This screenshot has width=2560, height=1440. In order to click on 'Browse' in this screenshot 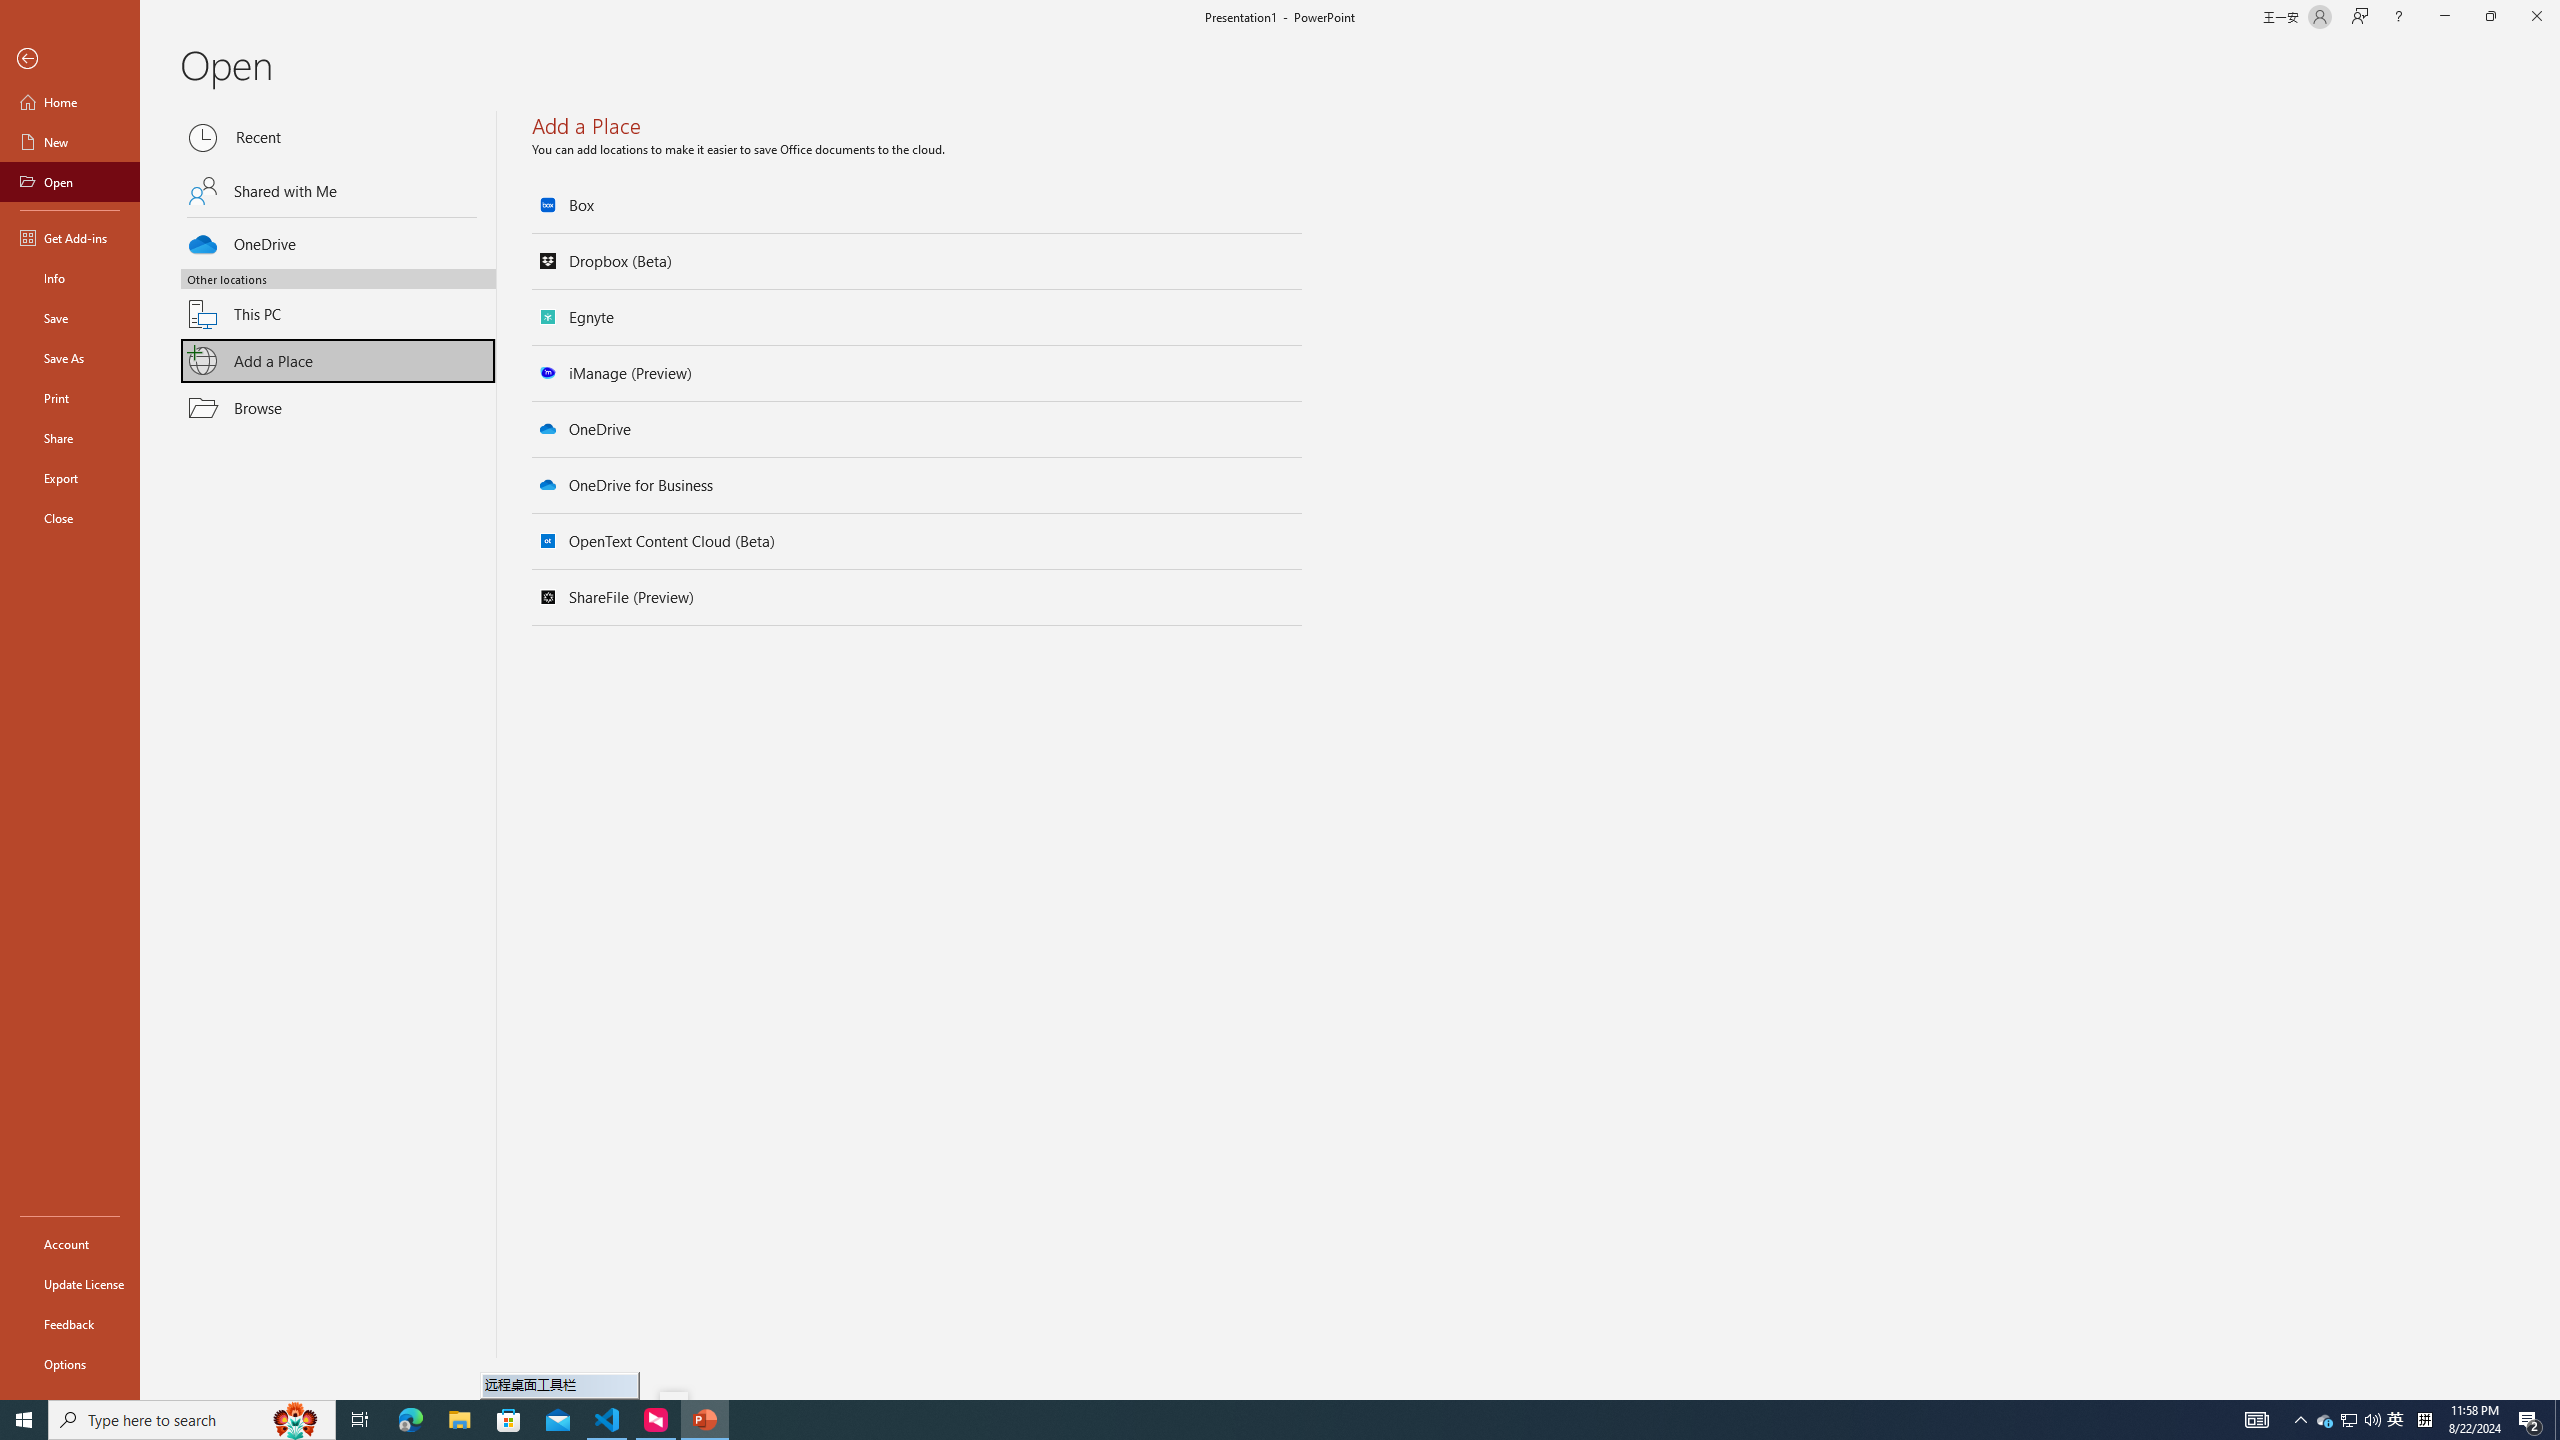, I will do `click(338, 407)`.